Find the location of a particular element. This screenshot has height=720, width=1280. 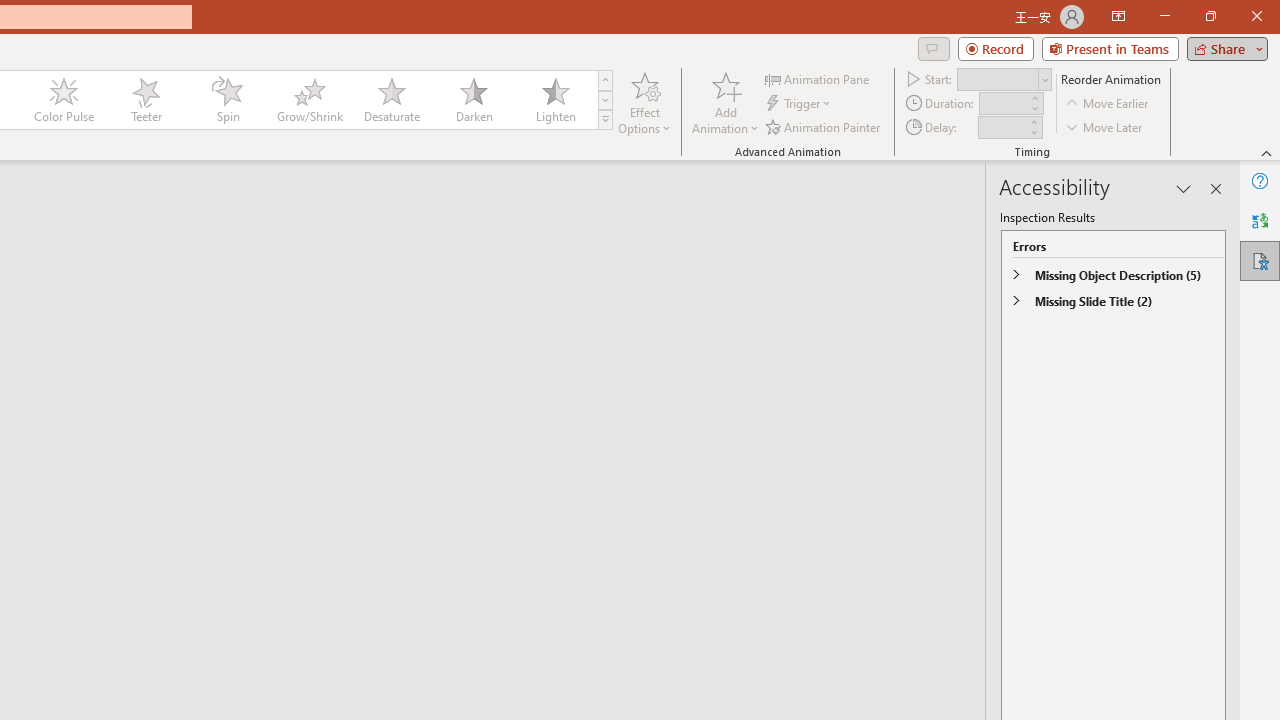

'Help' is located at coordinates (1259, 181).